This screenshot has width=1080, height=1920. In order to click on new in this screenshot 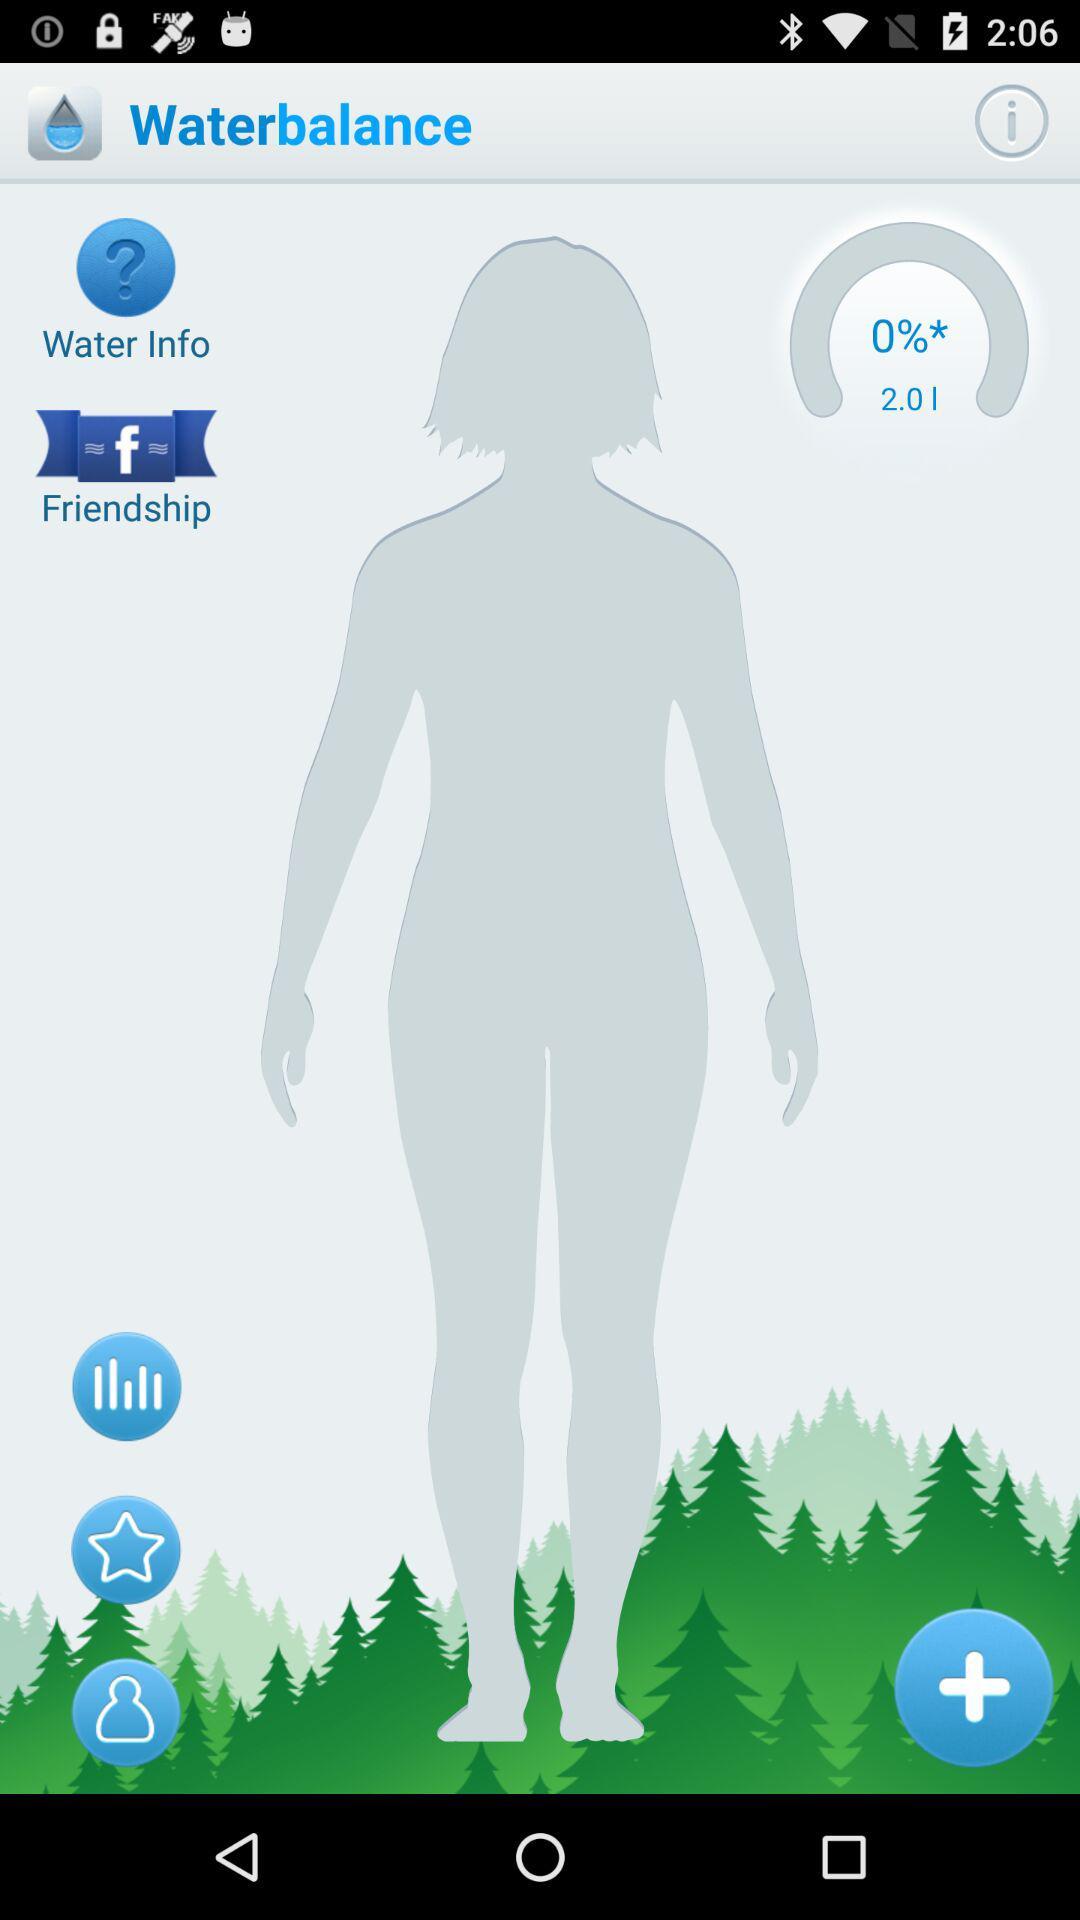, I will do `click(972, 1686)`.